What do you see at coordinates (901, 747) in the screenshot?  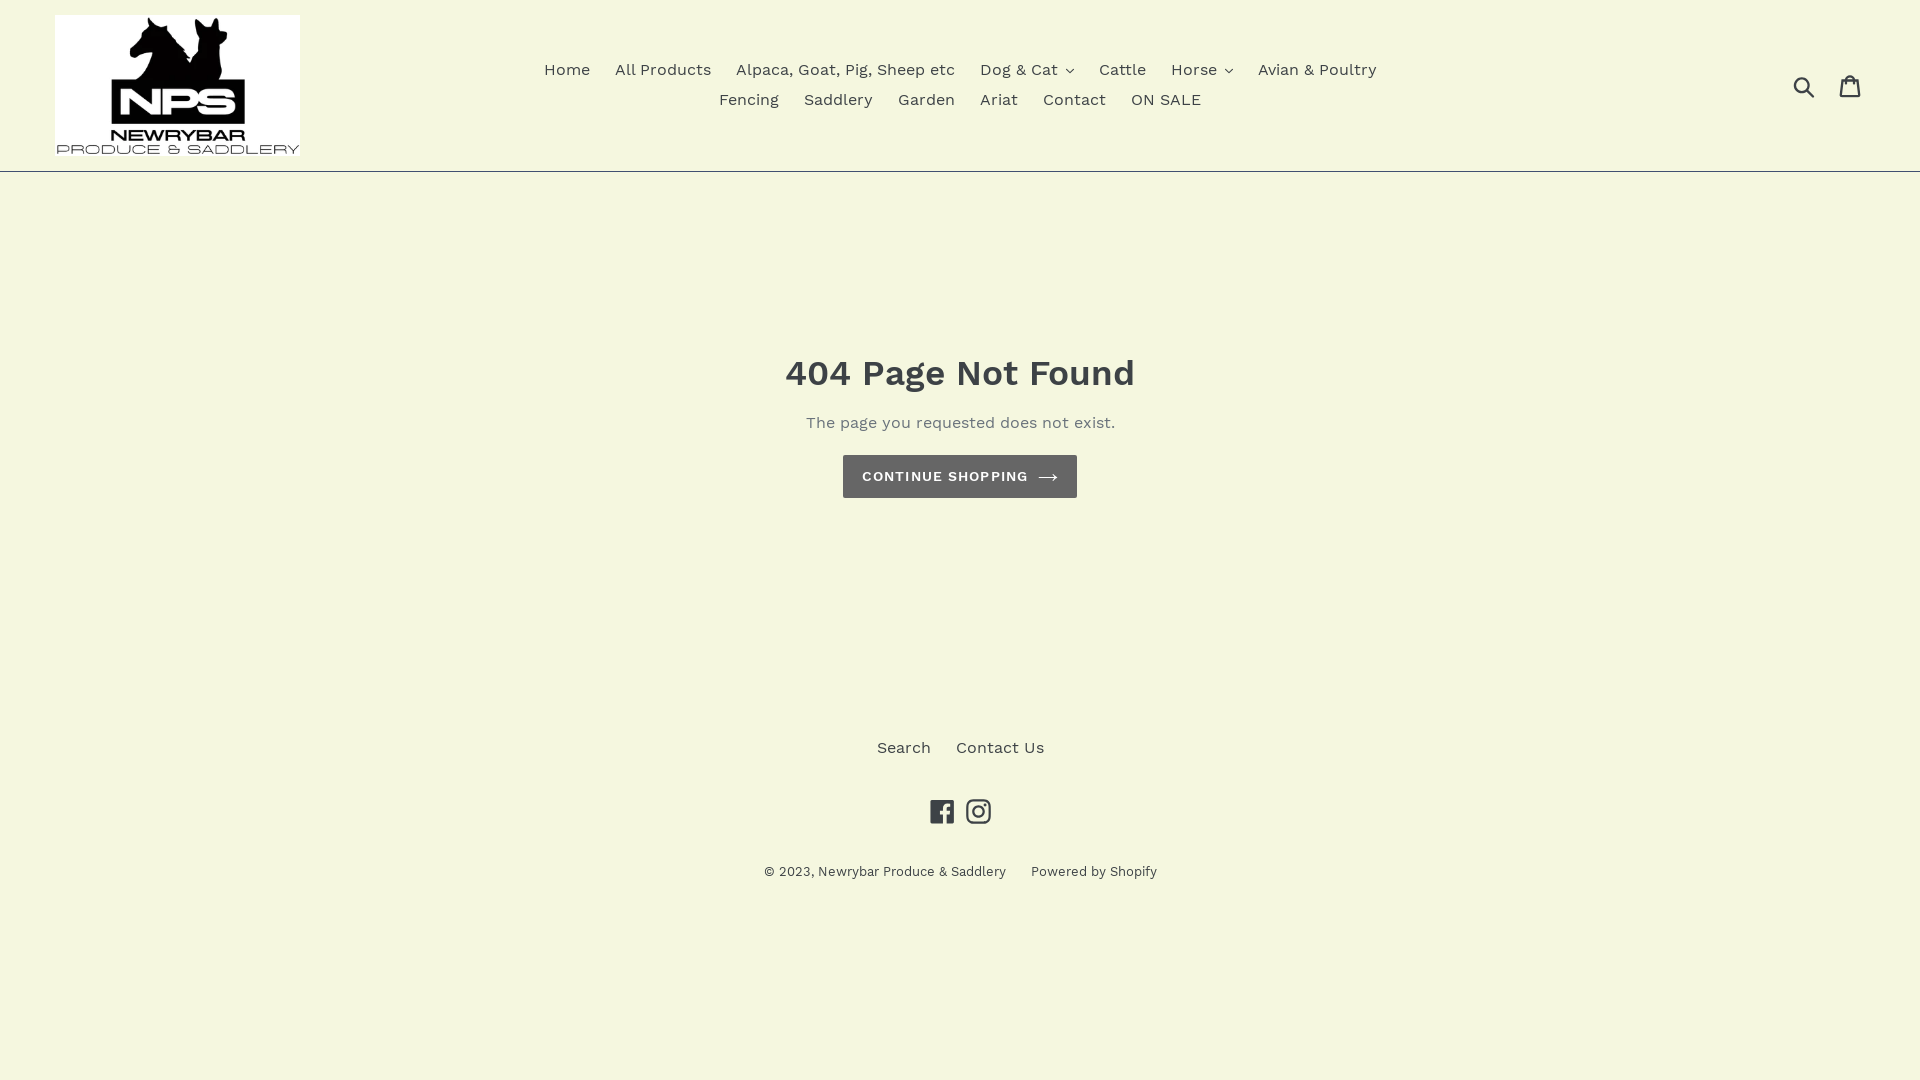 I see `'Search'` at bounding box center [901, 747].